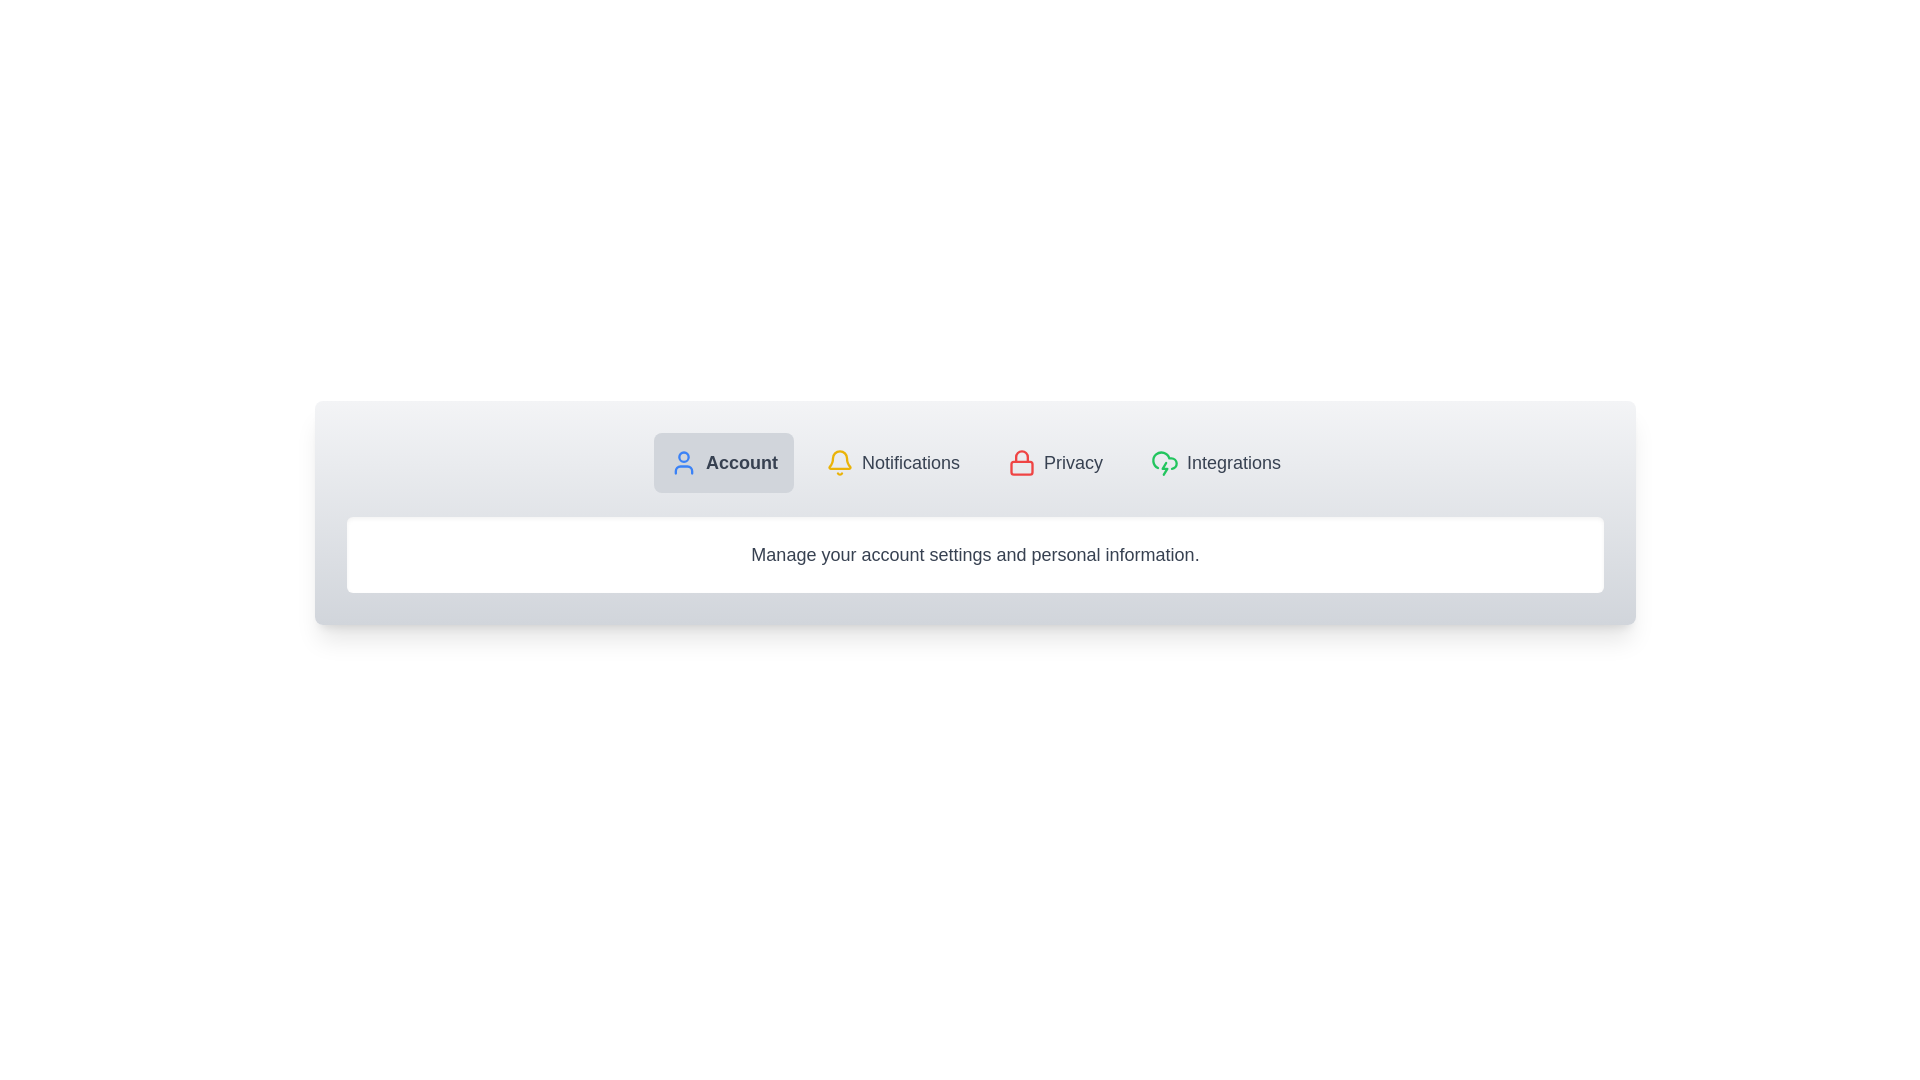  I want to click on the Text label in the navigation menu that links to the notifications section, so click(910, 462).